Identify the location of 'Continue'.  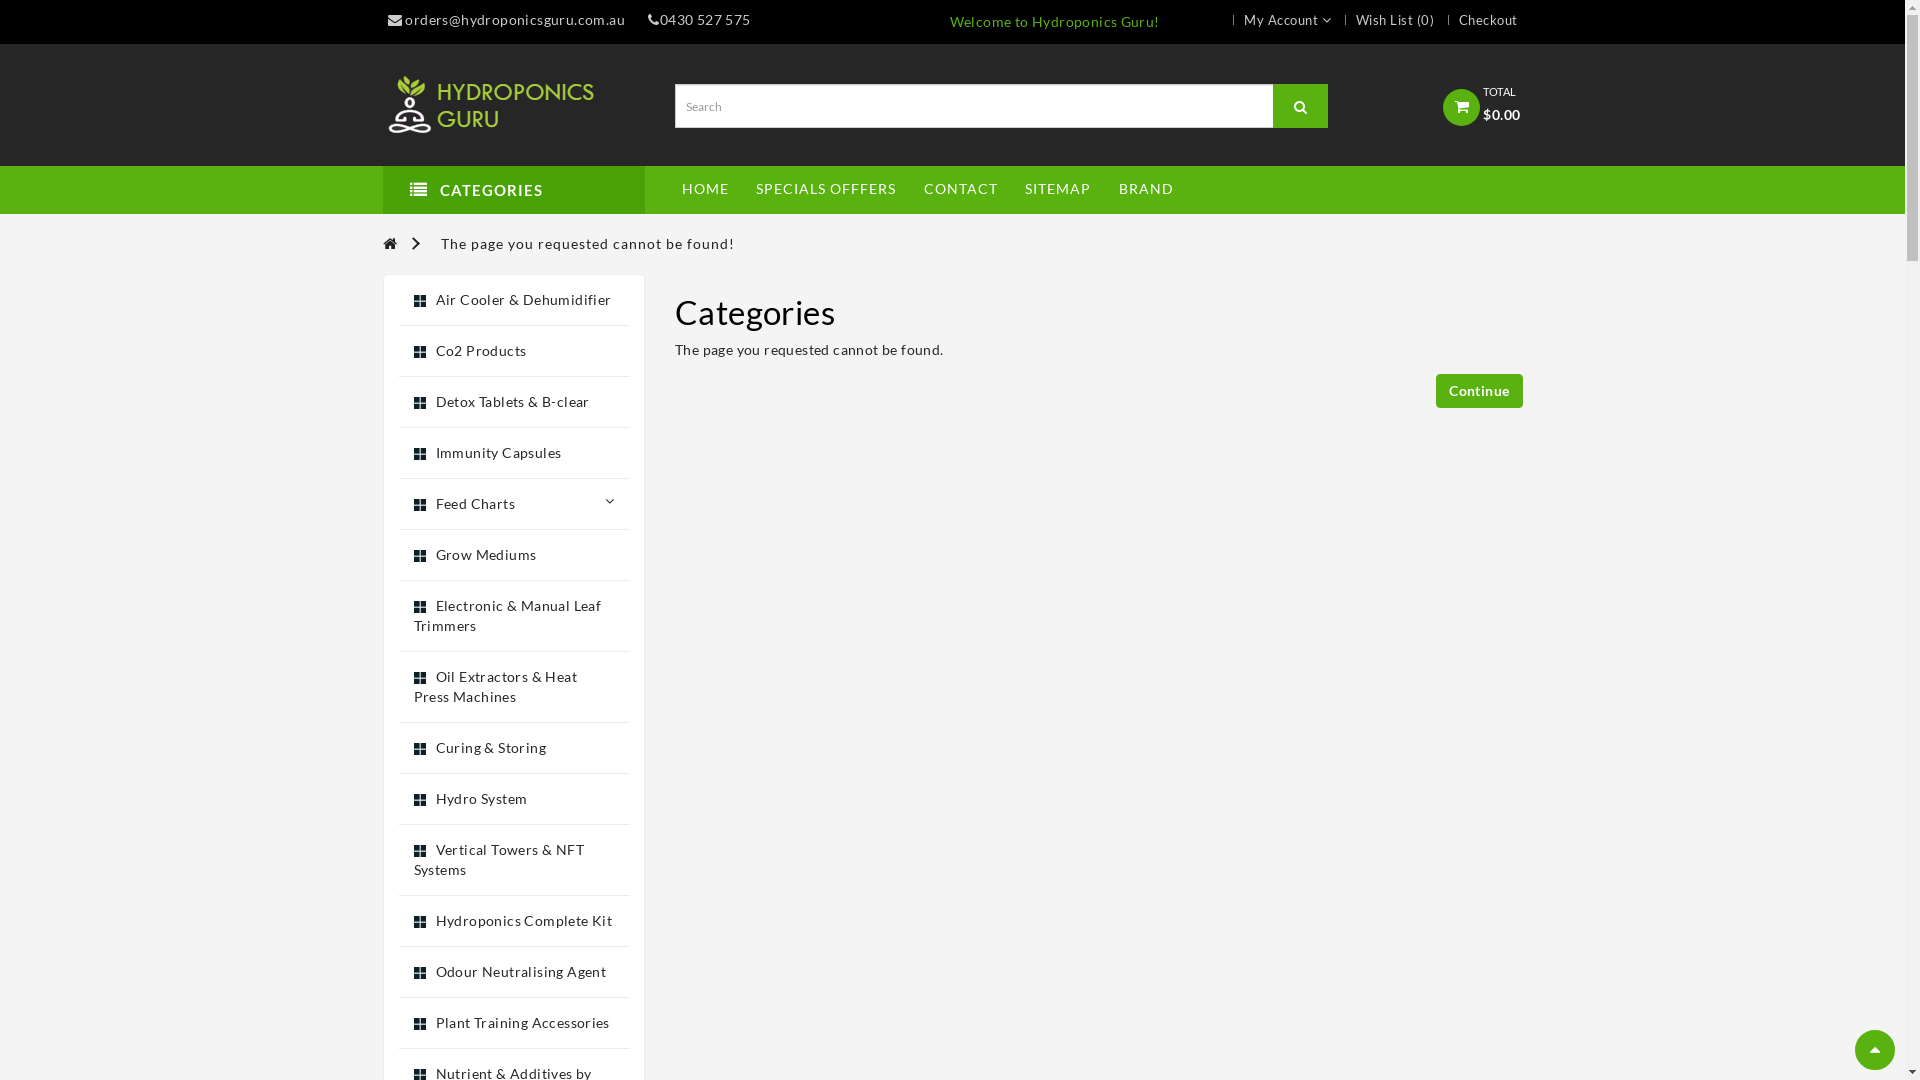
(1478, 390).